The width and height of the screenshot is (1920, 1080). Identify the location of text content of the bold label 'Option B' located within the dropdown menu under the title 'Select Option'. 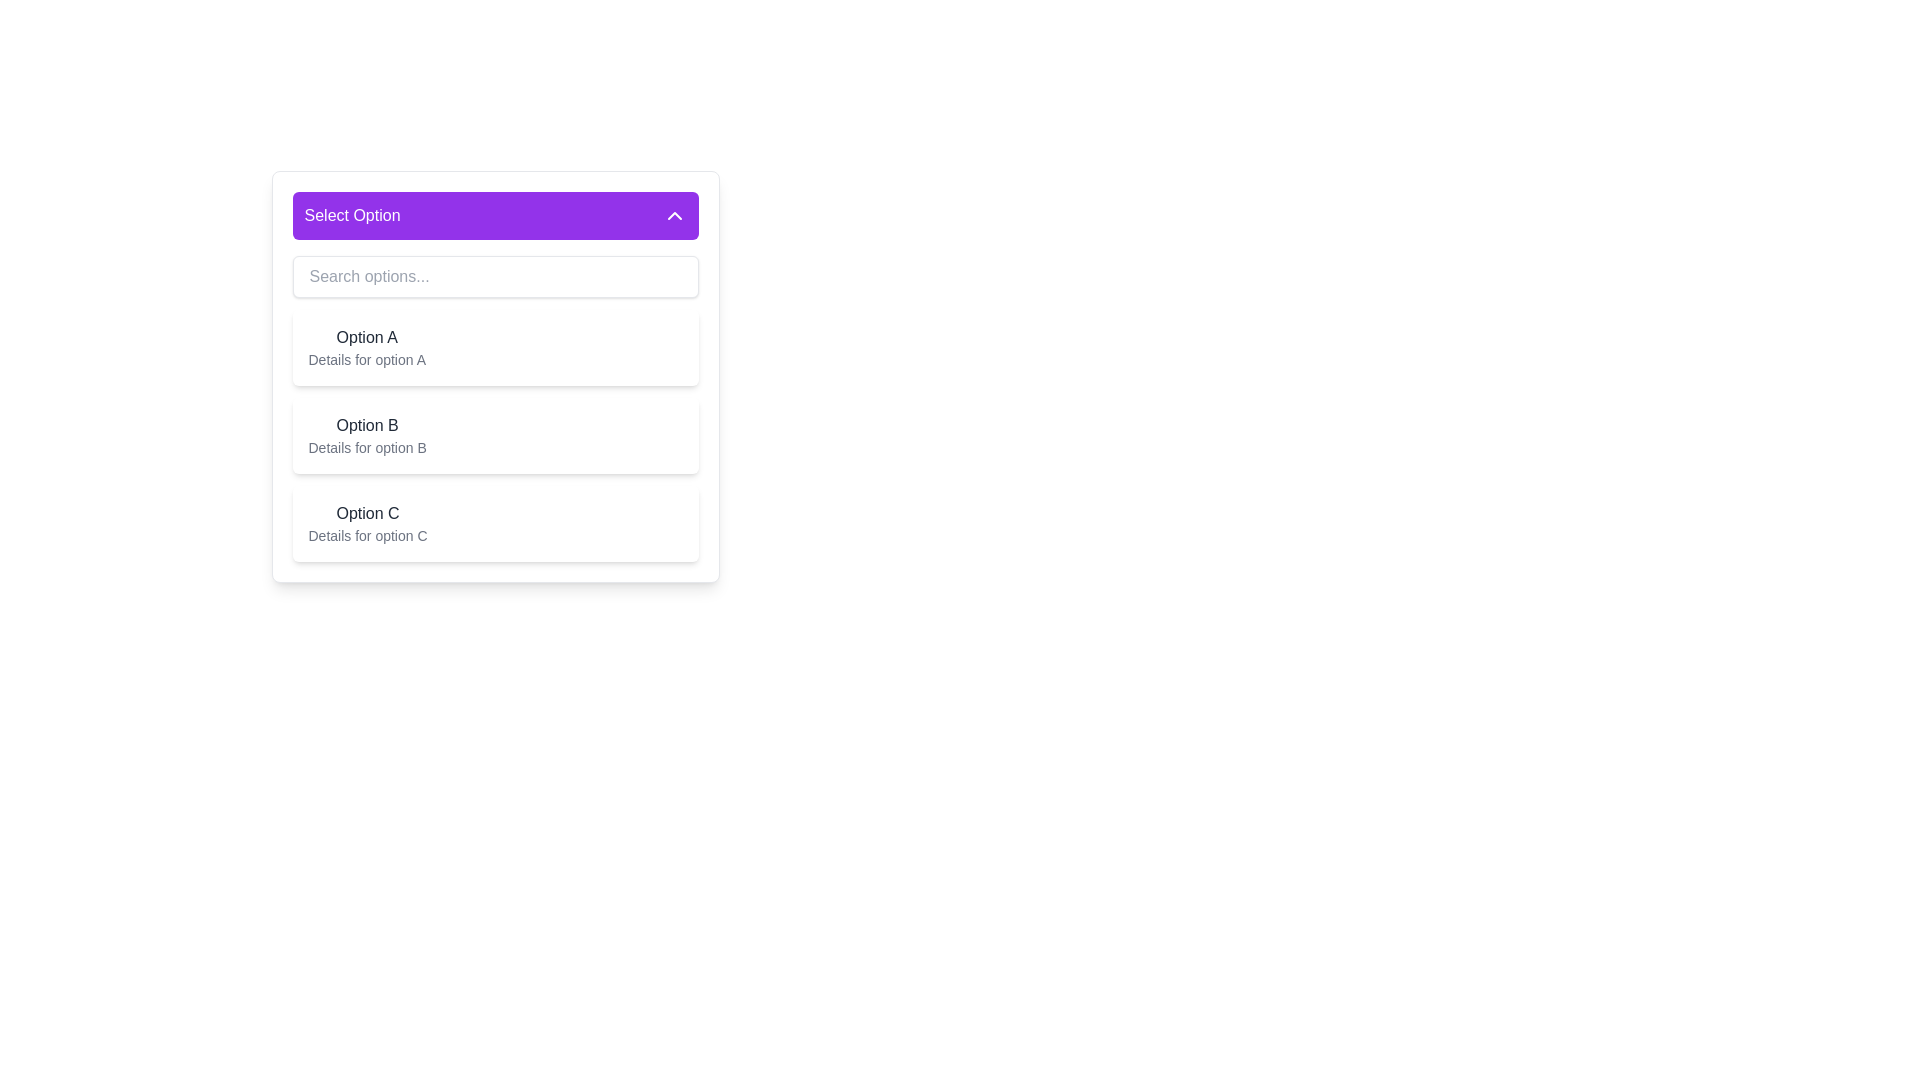
(367, 424).